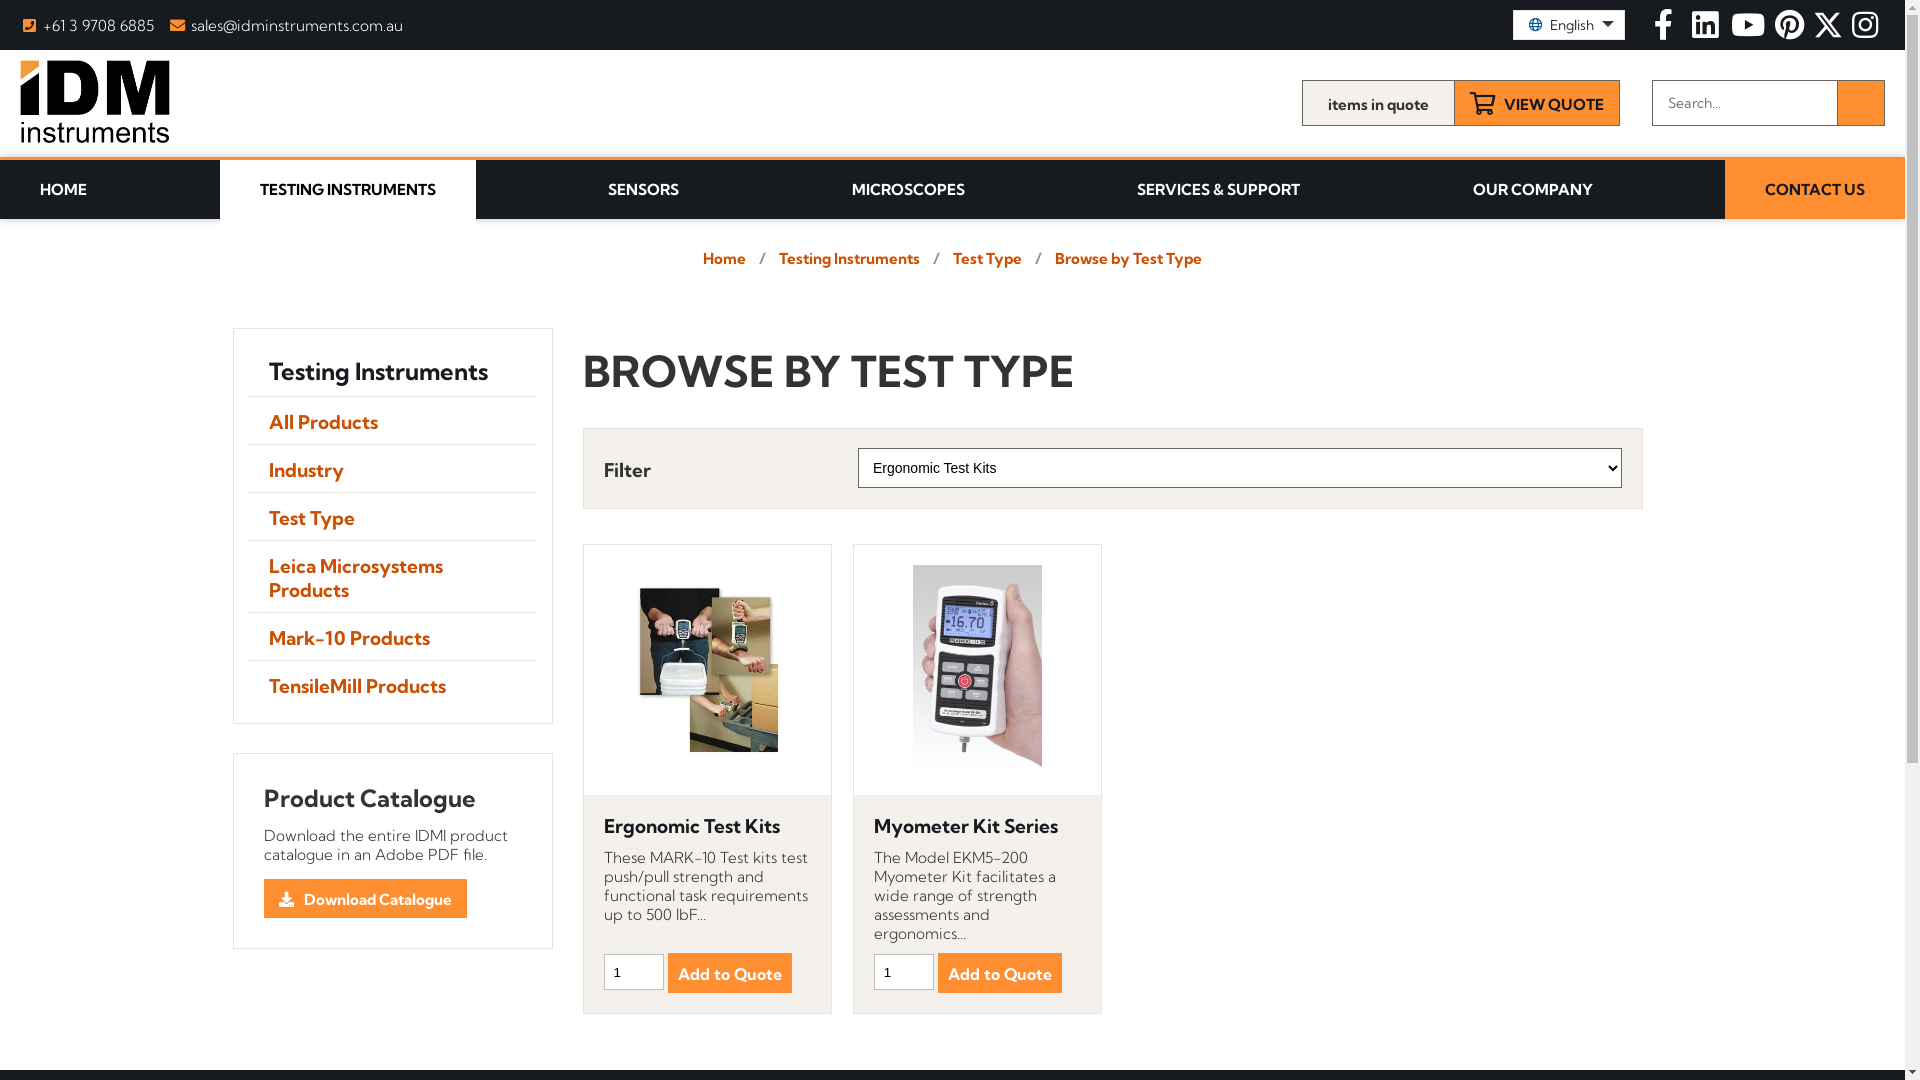  I want to click on 'IDM Instruments on Twitter', so click(1829, 30).